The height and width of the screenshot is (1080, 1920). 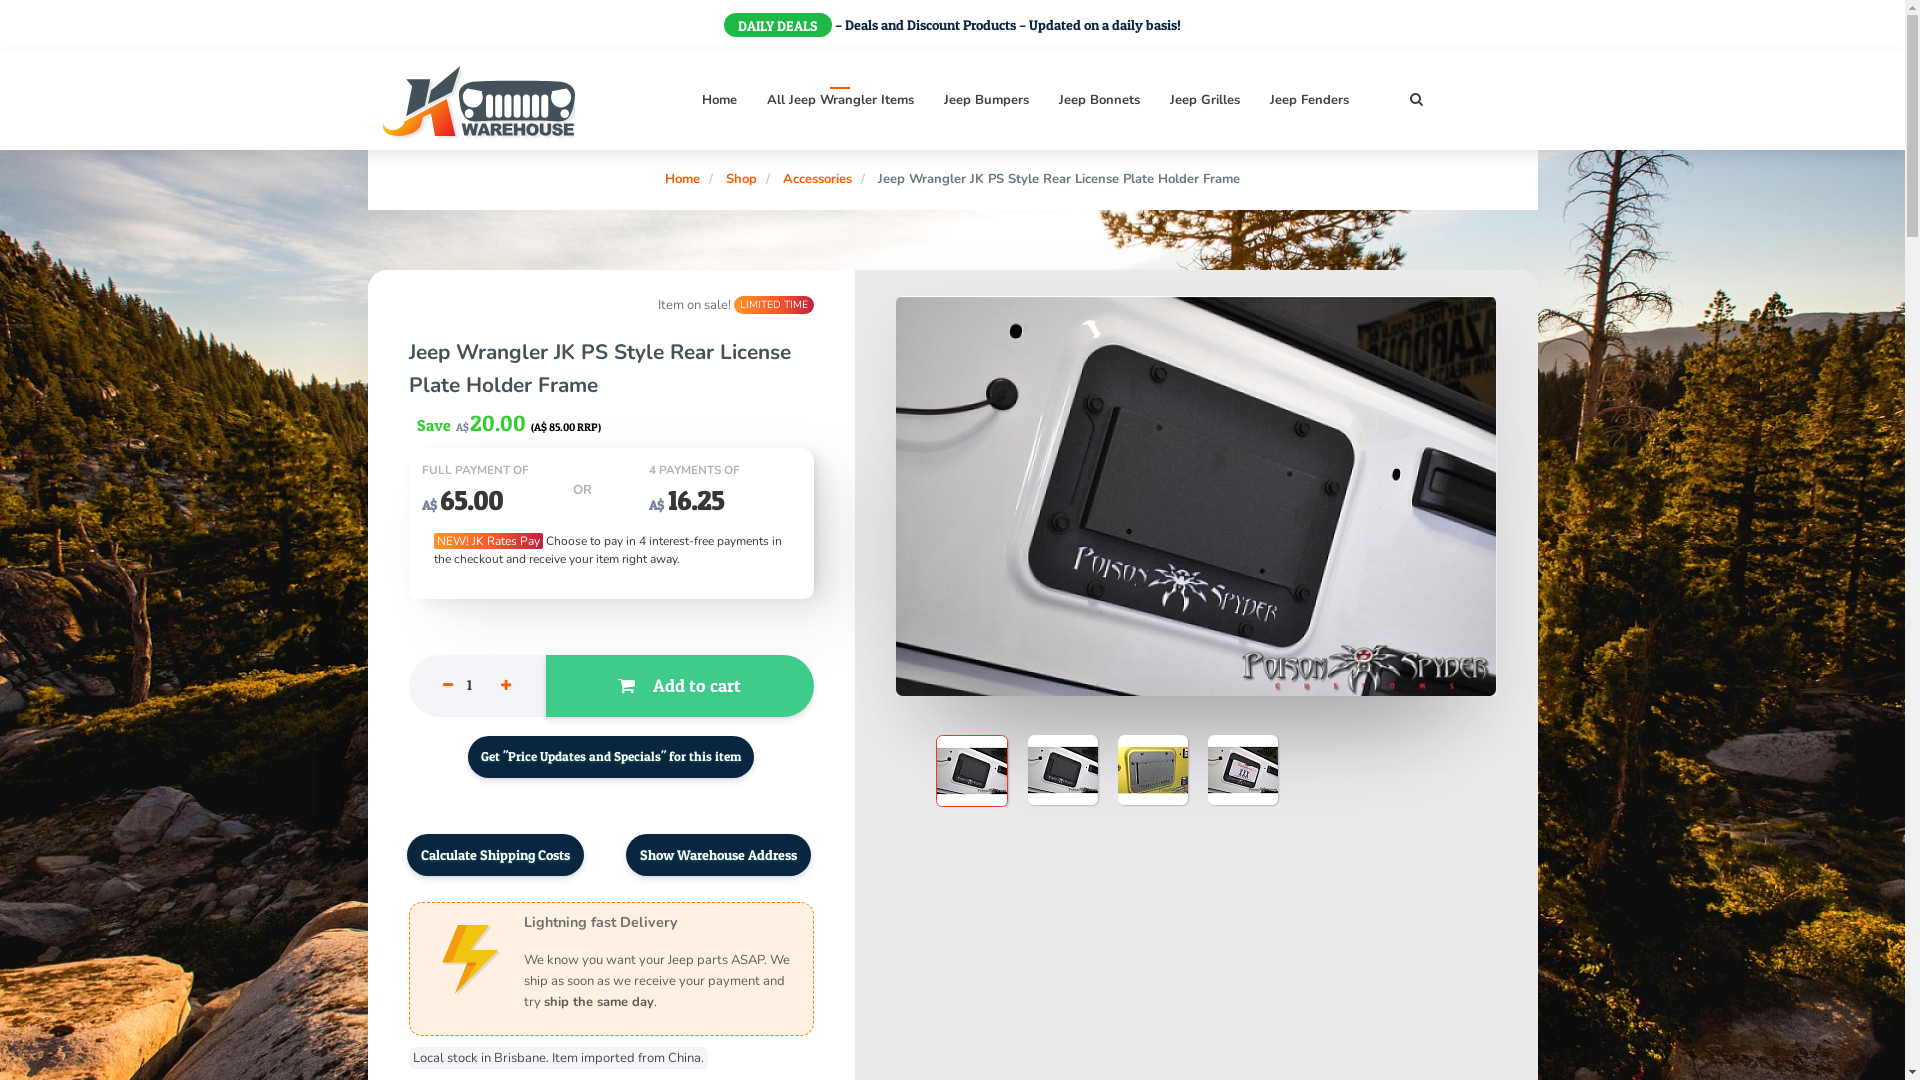 What do you see at coordinates (839, 100) in the screenshot?
I see `'All Jeep Wrangler Items'` at bounding box center [839, 100].